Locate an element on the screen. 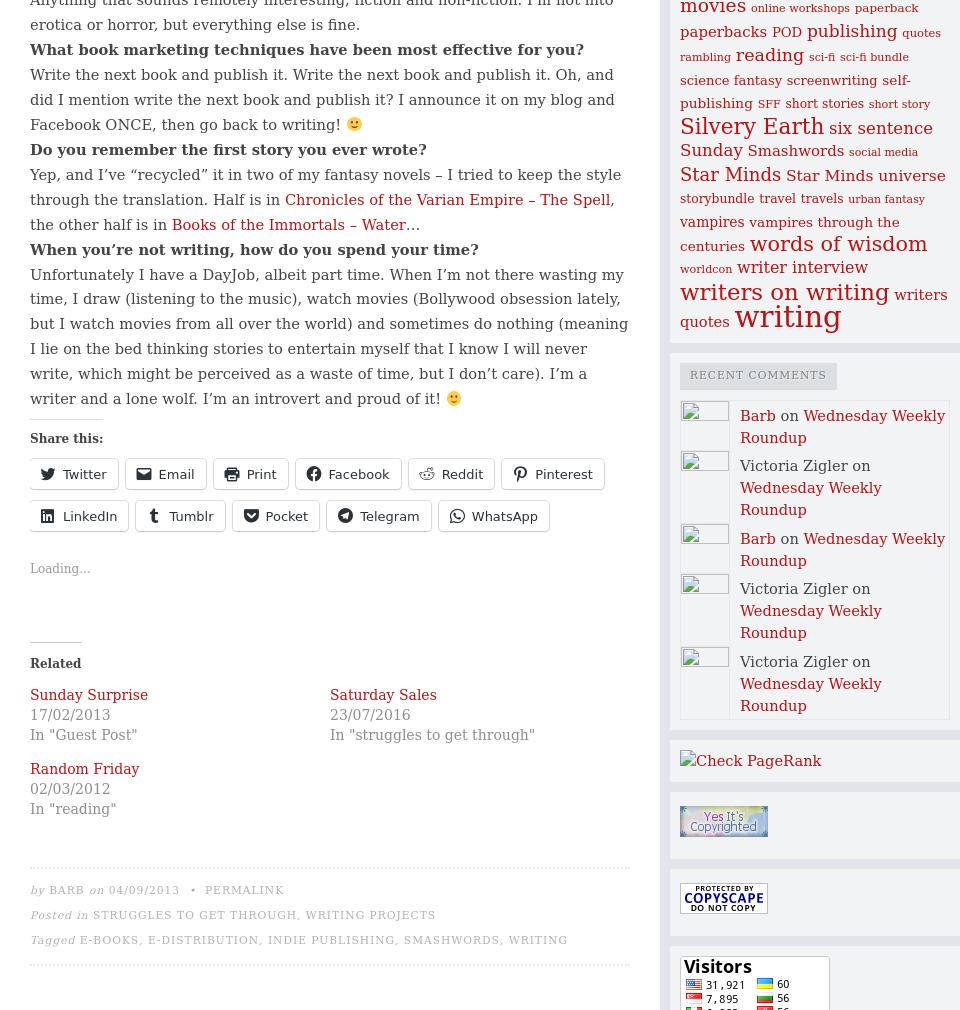  'e-books' is located at coordinates (108, 940).